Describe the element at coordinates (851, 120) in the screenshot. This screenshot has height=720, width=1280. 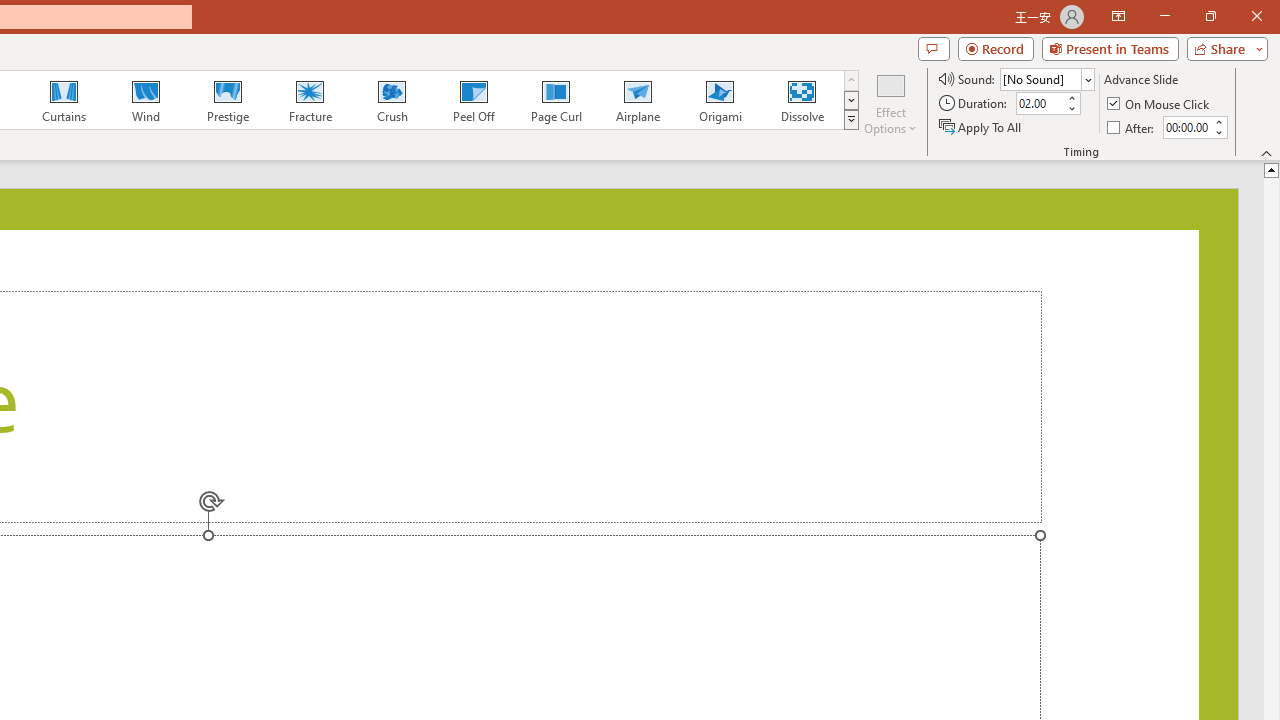
I see `'Transition Effects'` at that location.